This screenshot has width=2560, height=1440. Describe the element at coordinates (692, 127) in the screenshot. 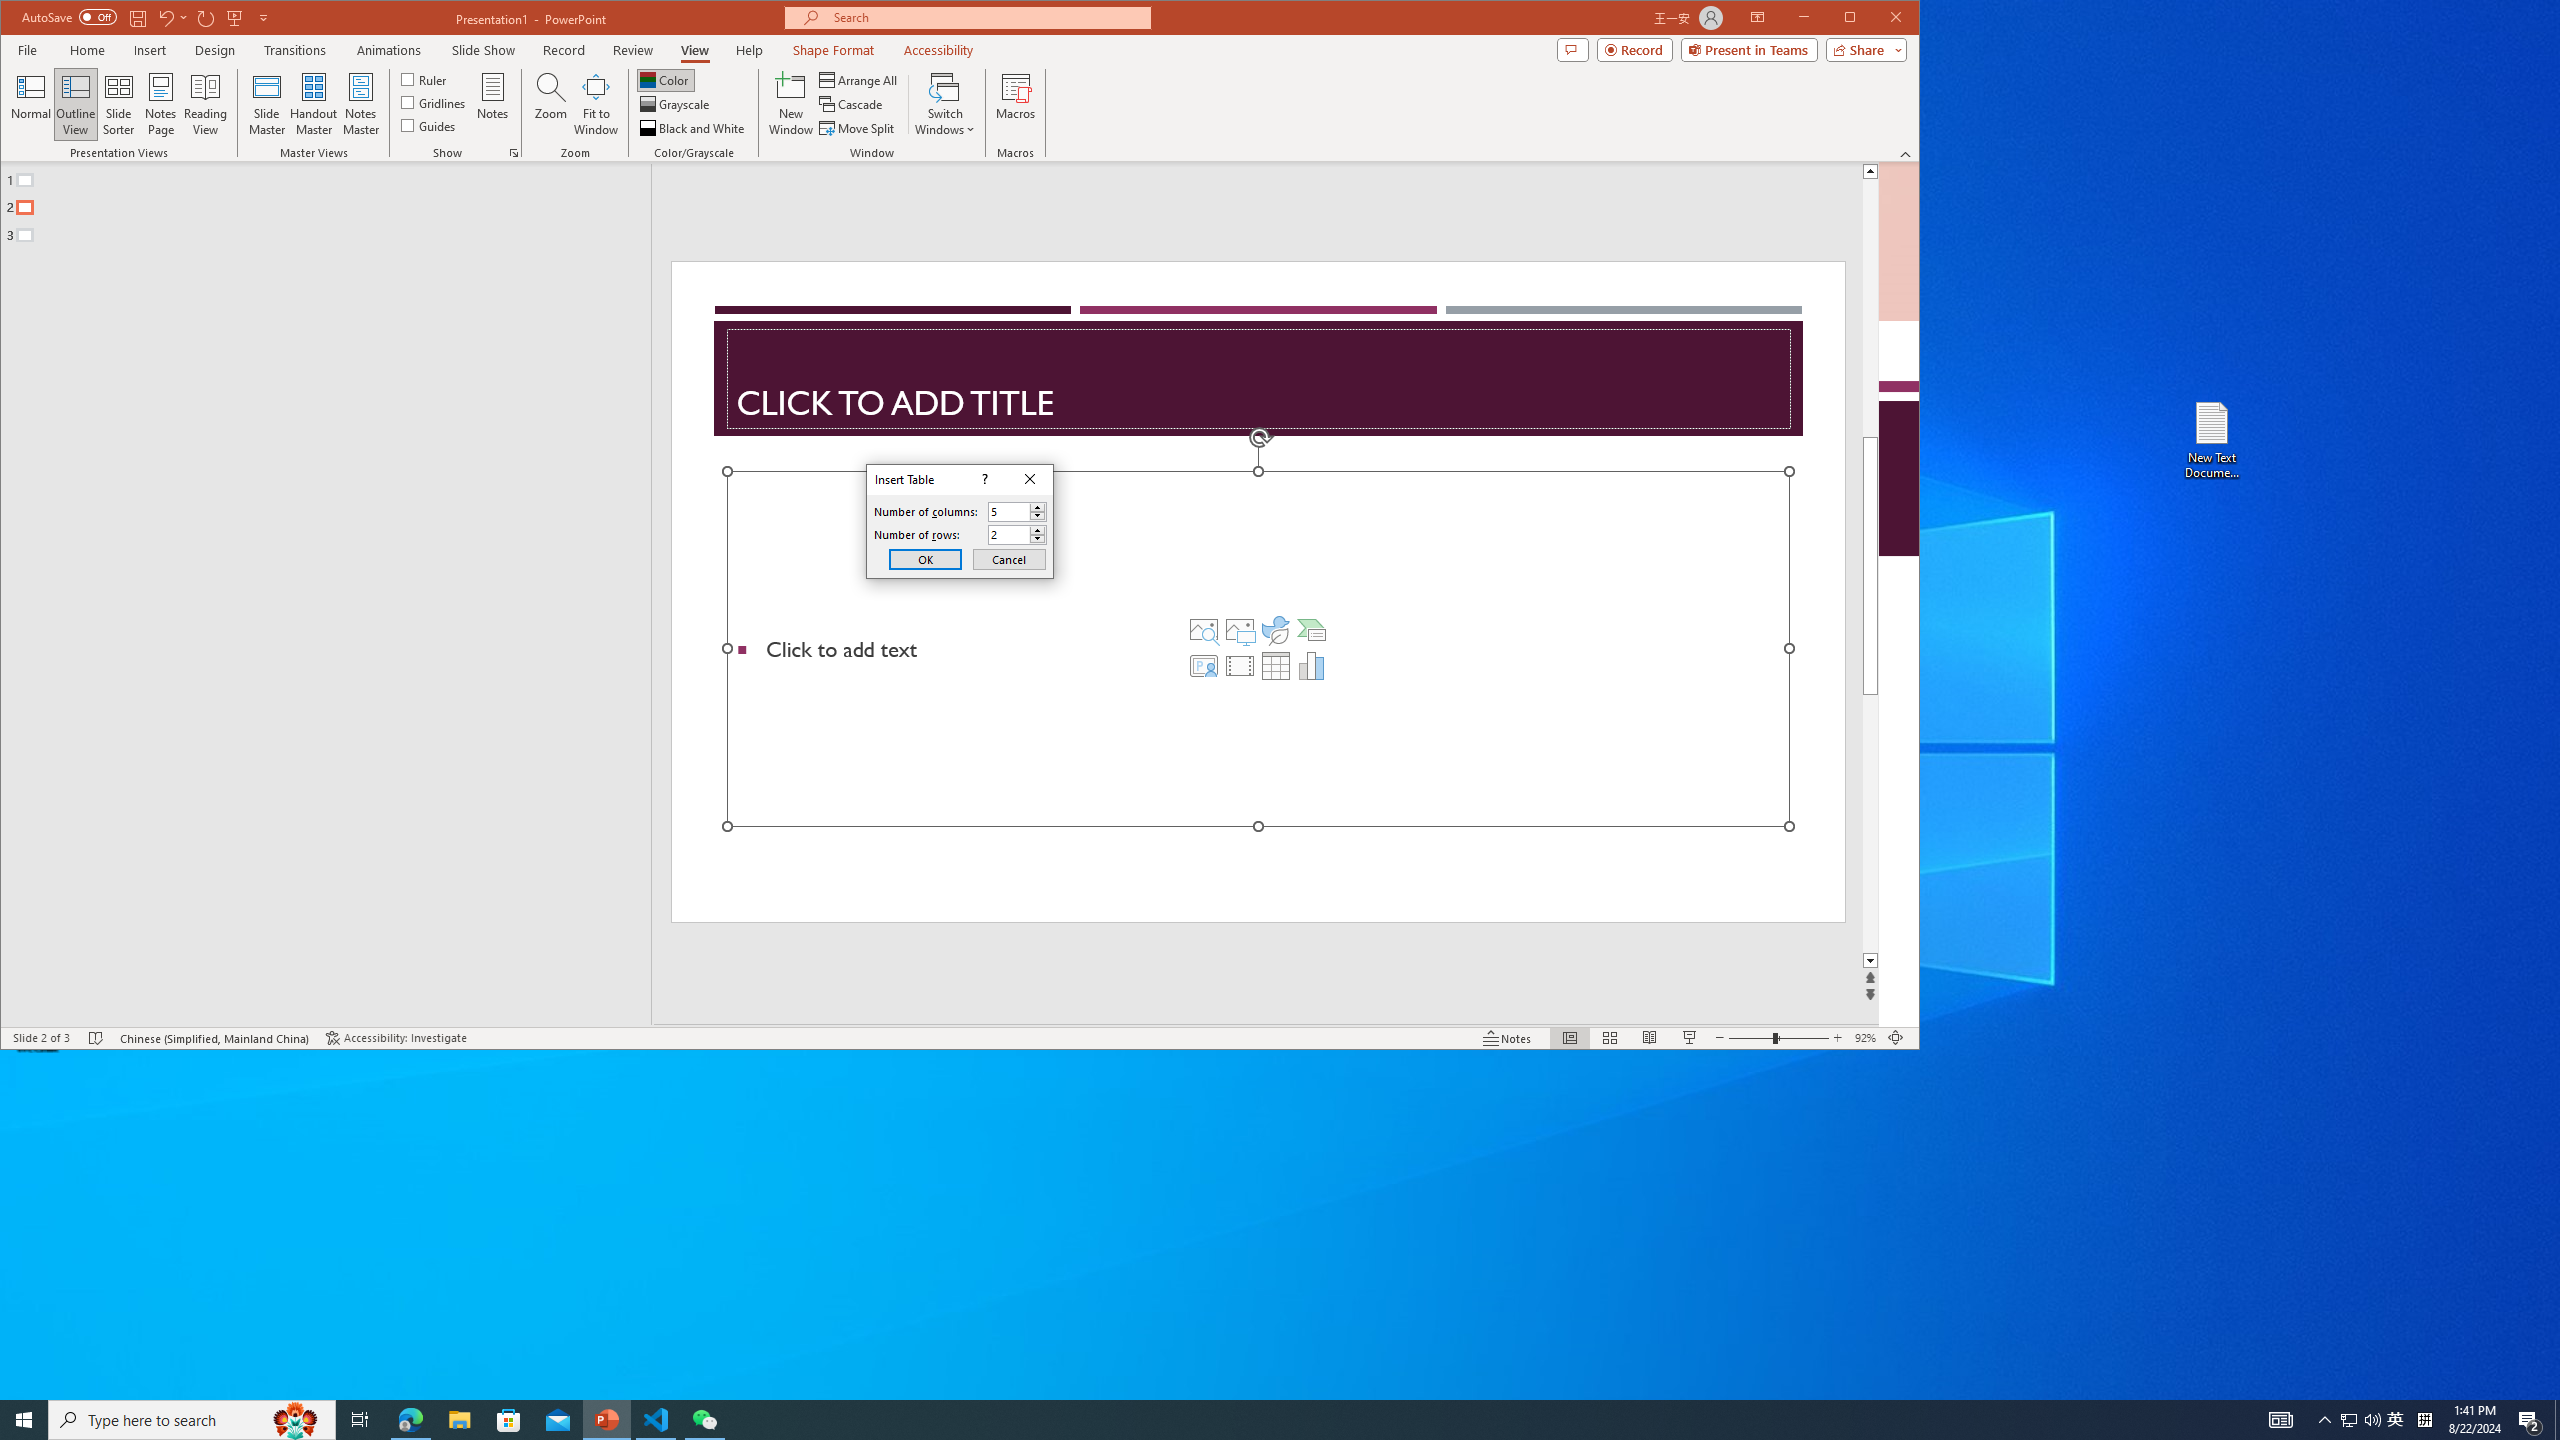

I see `'Black and White'` at that location.